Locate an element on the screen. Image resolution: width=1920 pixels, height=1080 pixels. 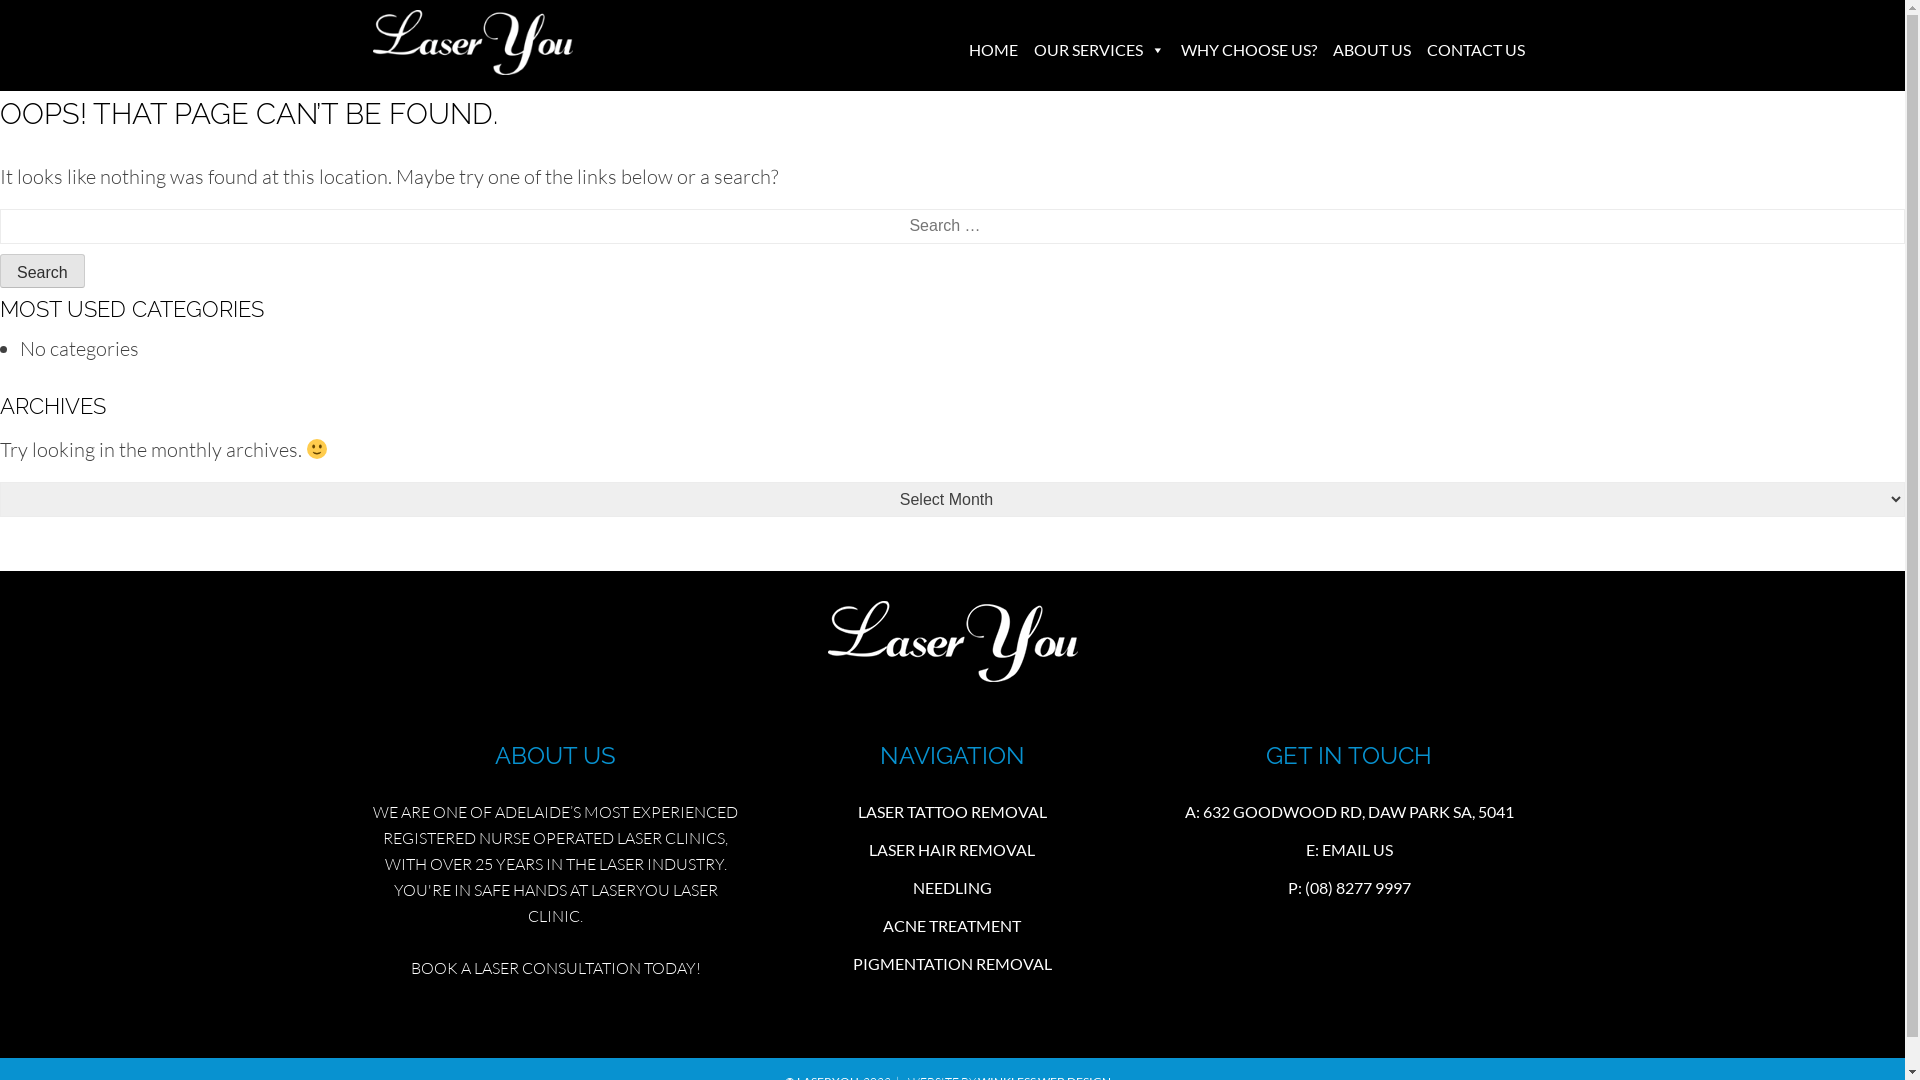
'Search' is located at coordinates (42, 270).